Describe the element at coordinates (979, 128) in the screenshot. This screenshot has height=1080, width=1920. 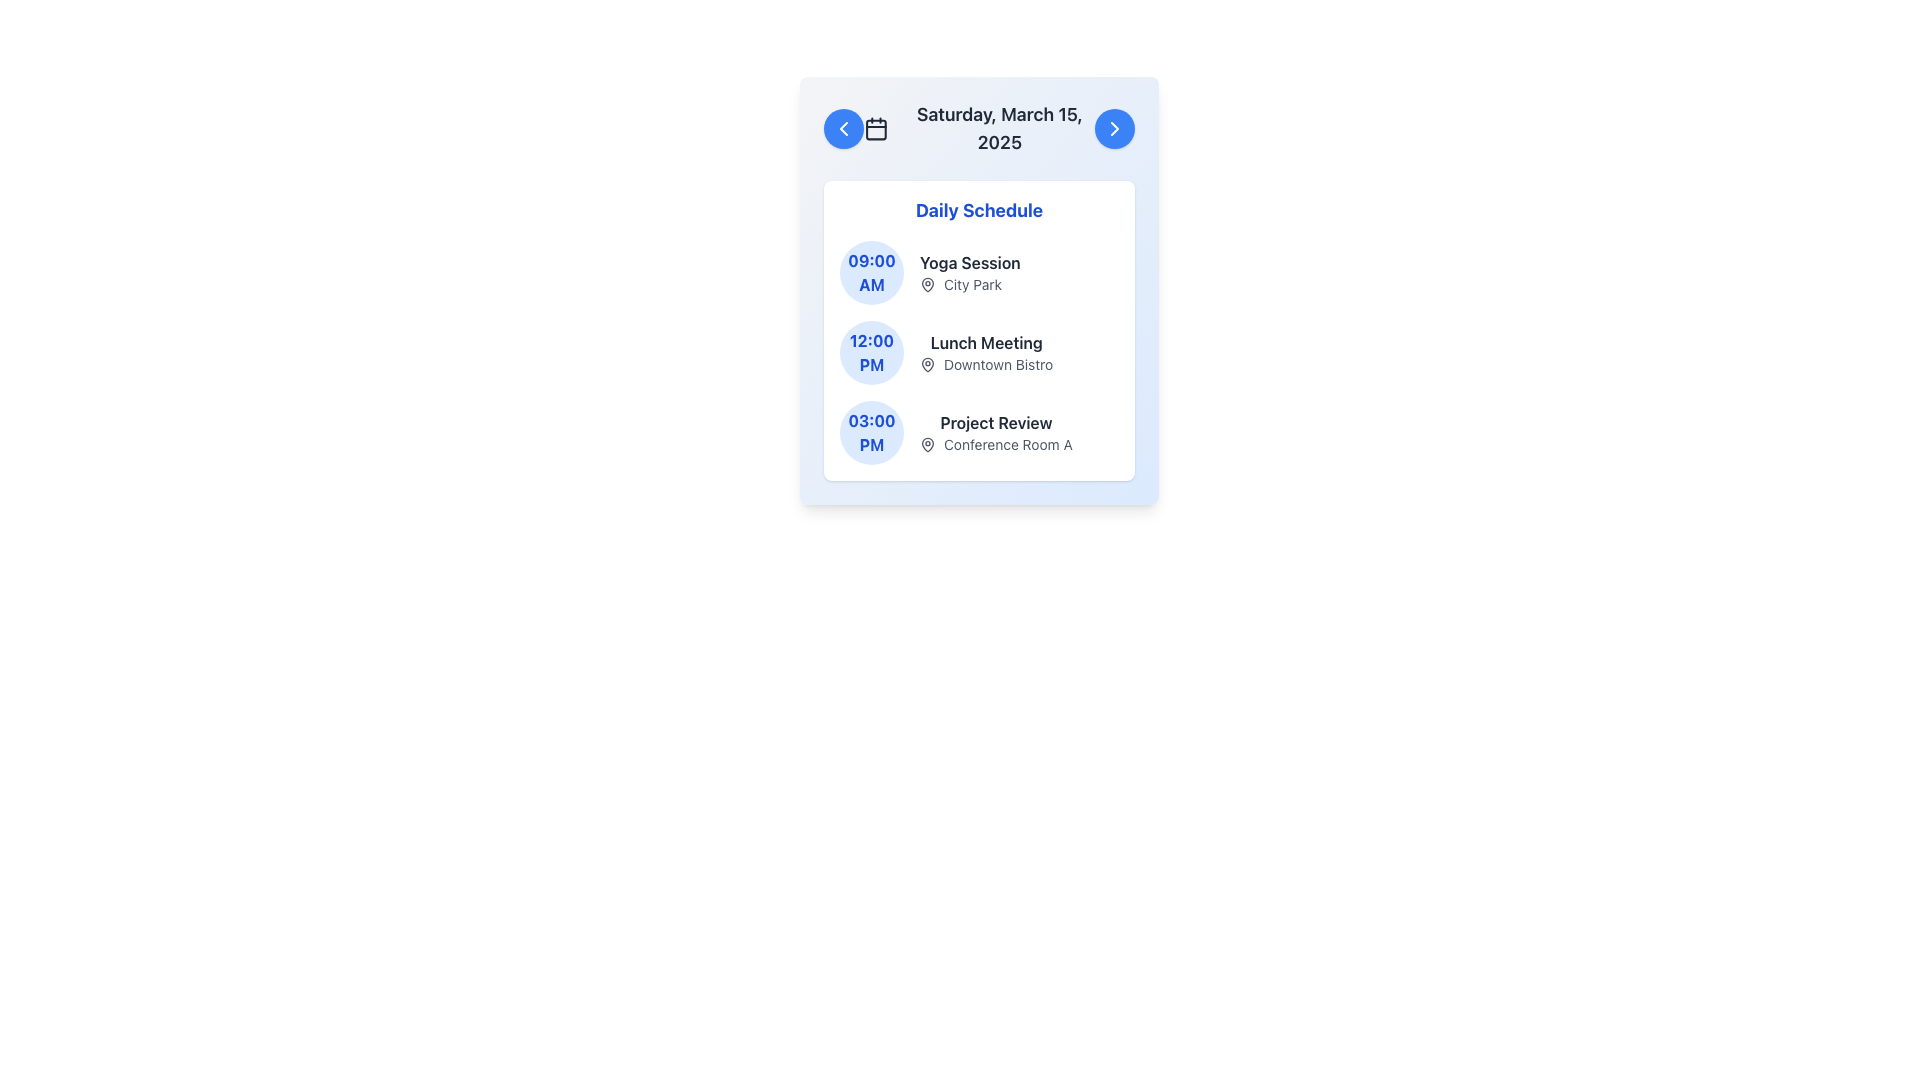
I see `the Text Label displaying the date 'Saturday, March 15, 2025' with a calendar icon on its left, positioned centrally between two interactive buttons` at that location.